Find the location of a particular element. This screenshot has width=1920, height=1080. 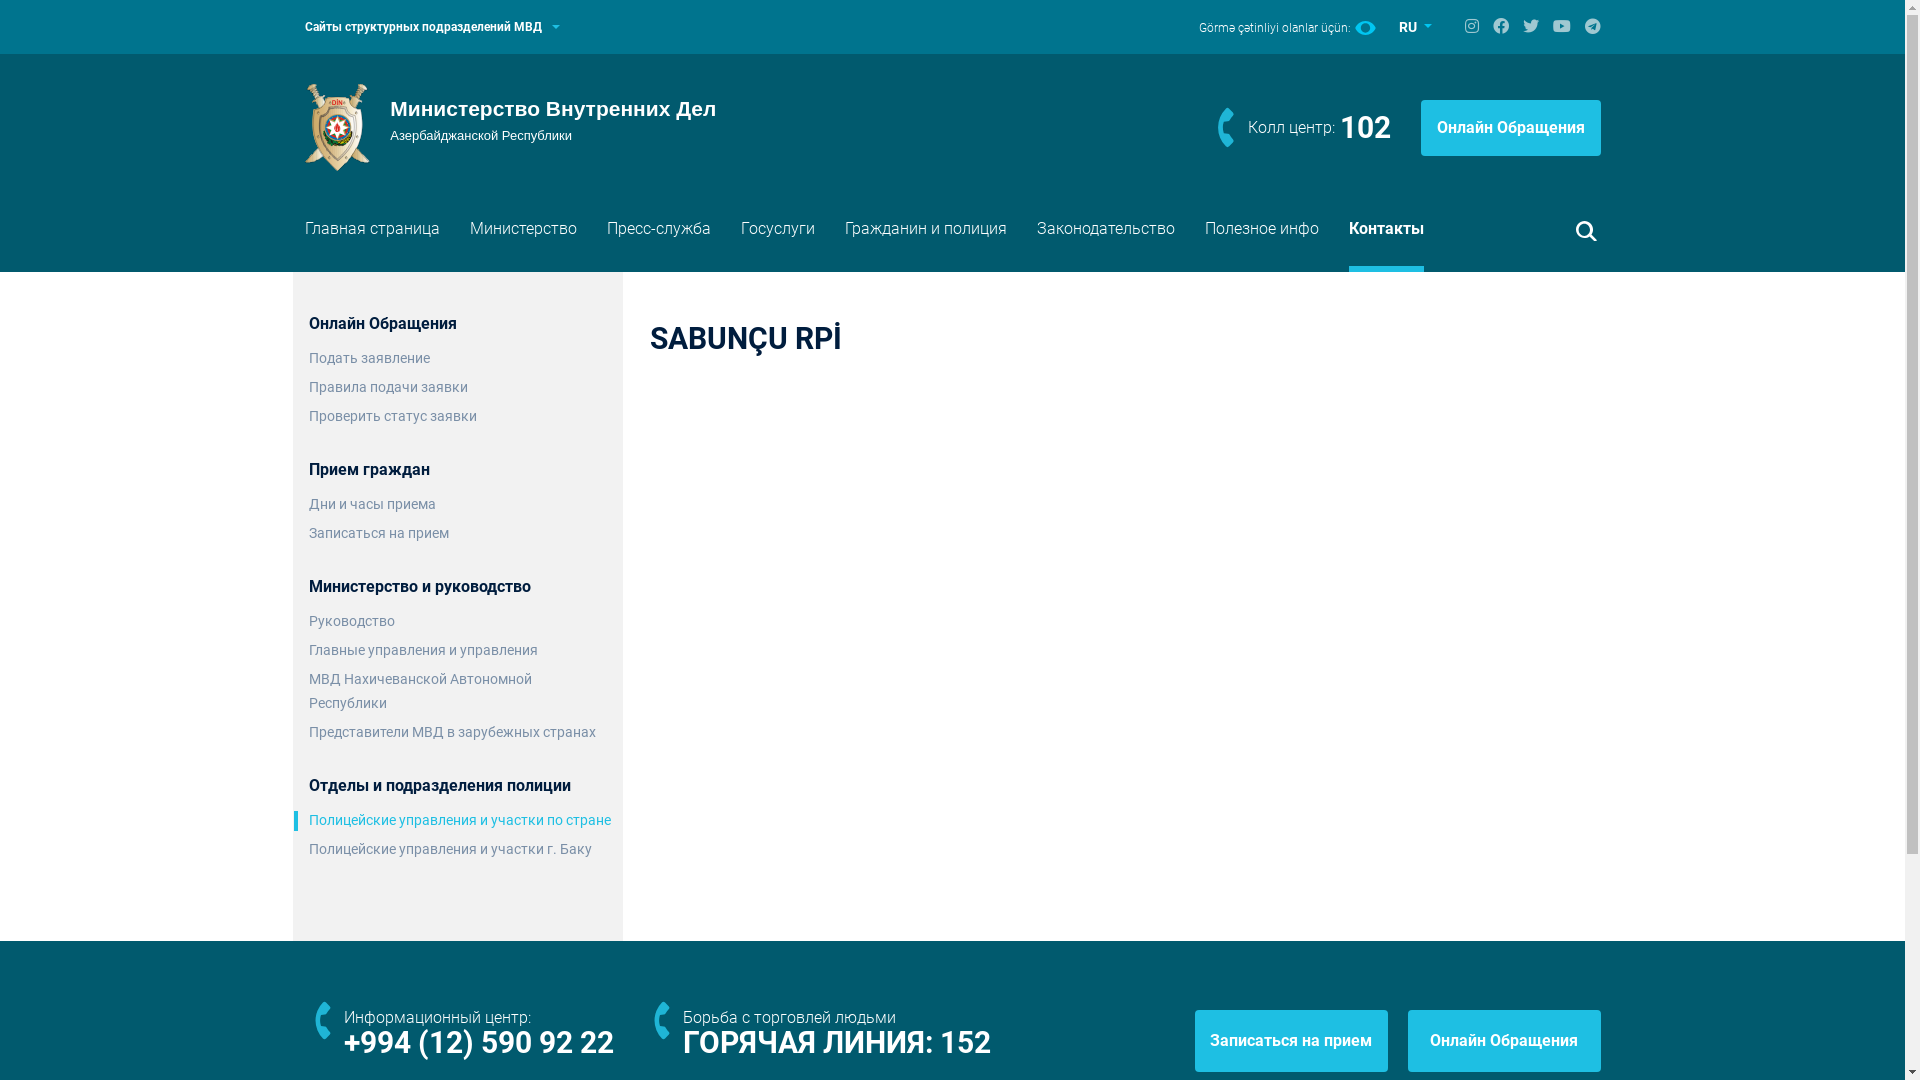

'102' is located at coordinates (1364, 127).